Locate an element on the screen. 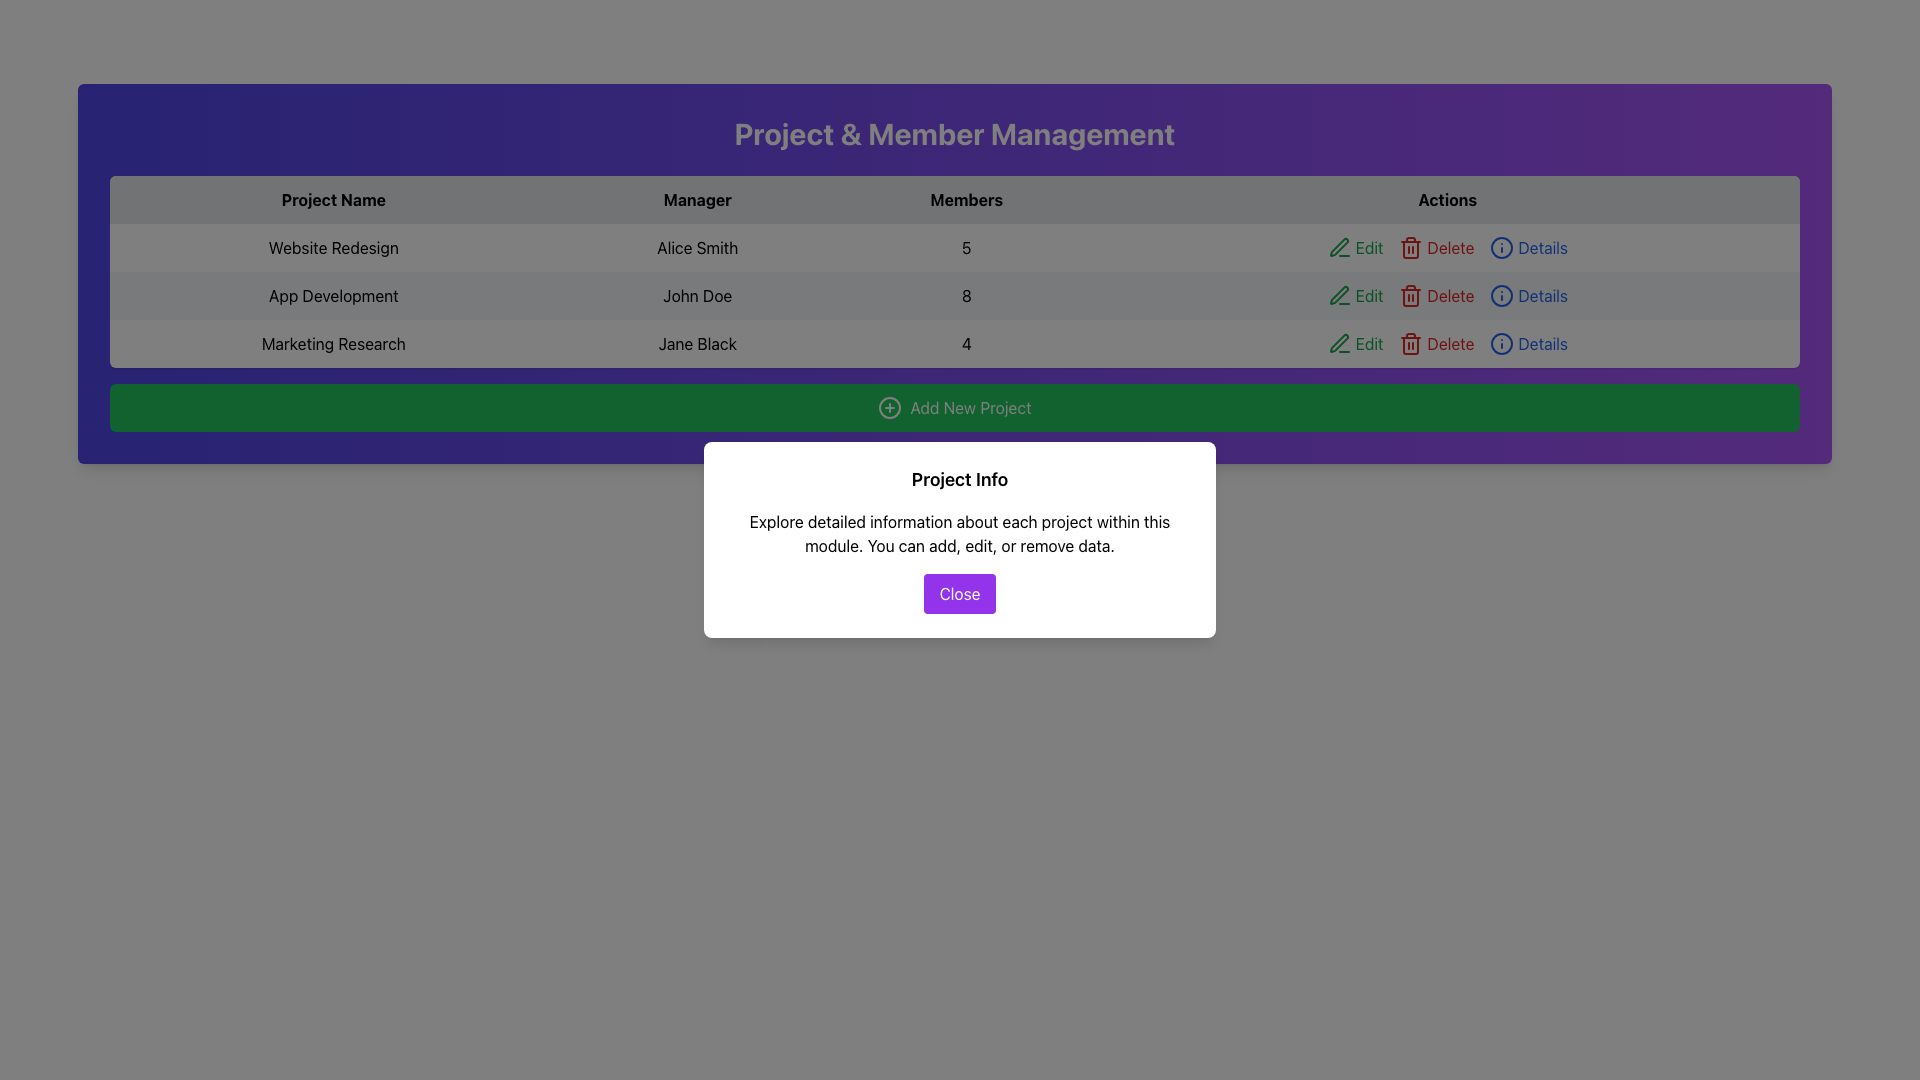  information displayed in the informational modal dialog that is centered within the viewport is located at coordinates (960, 540).